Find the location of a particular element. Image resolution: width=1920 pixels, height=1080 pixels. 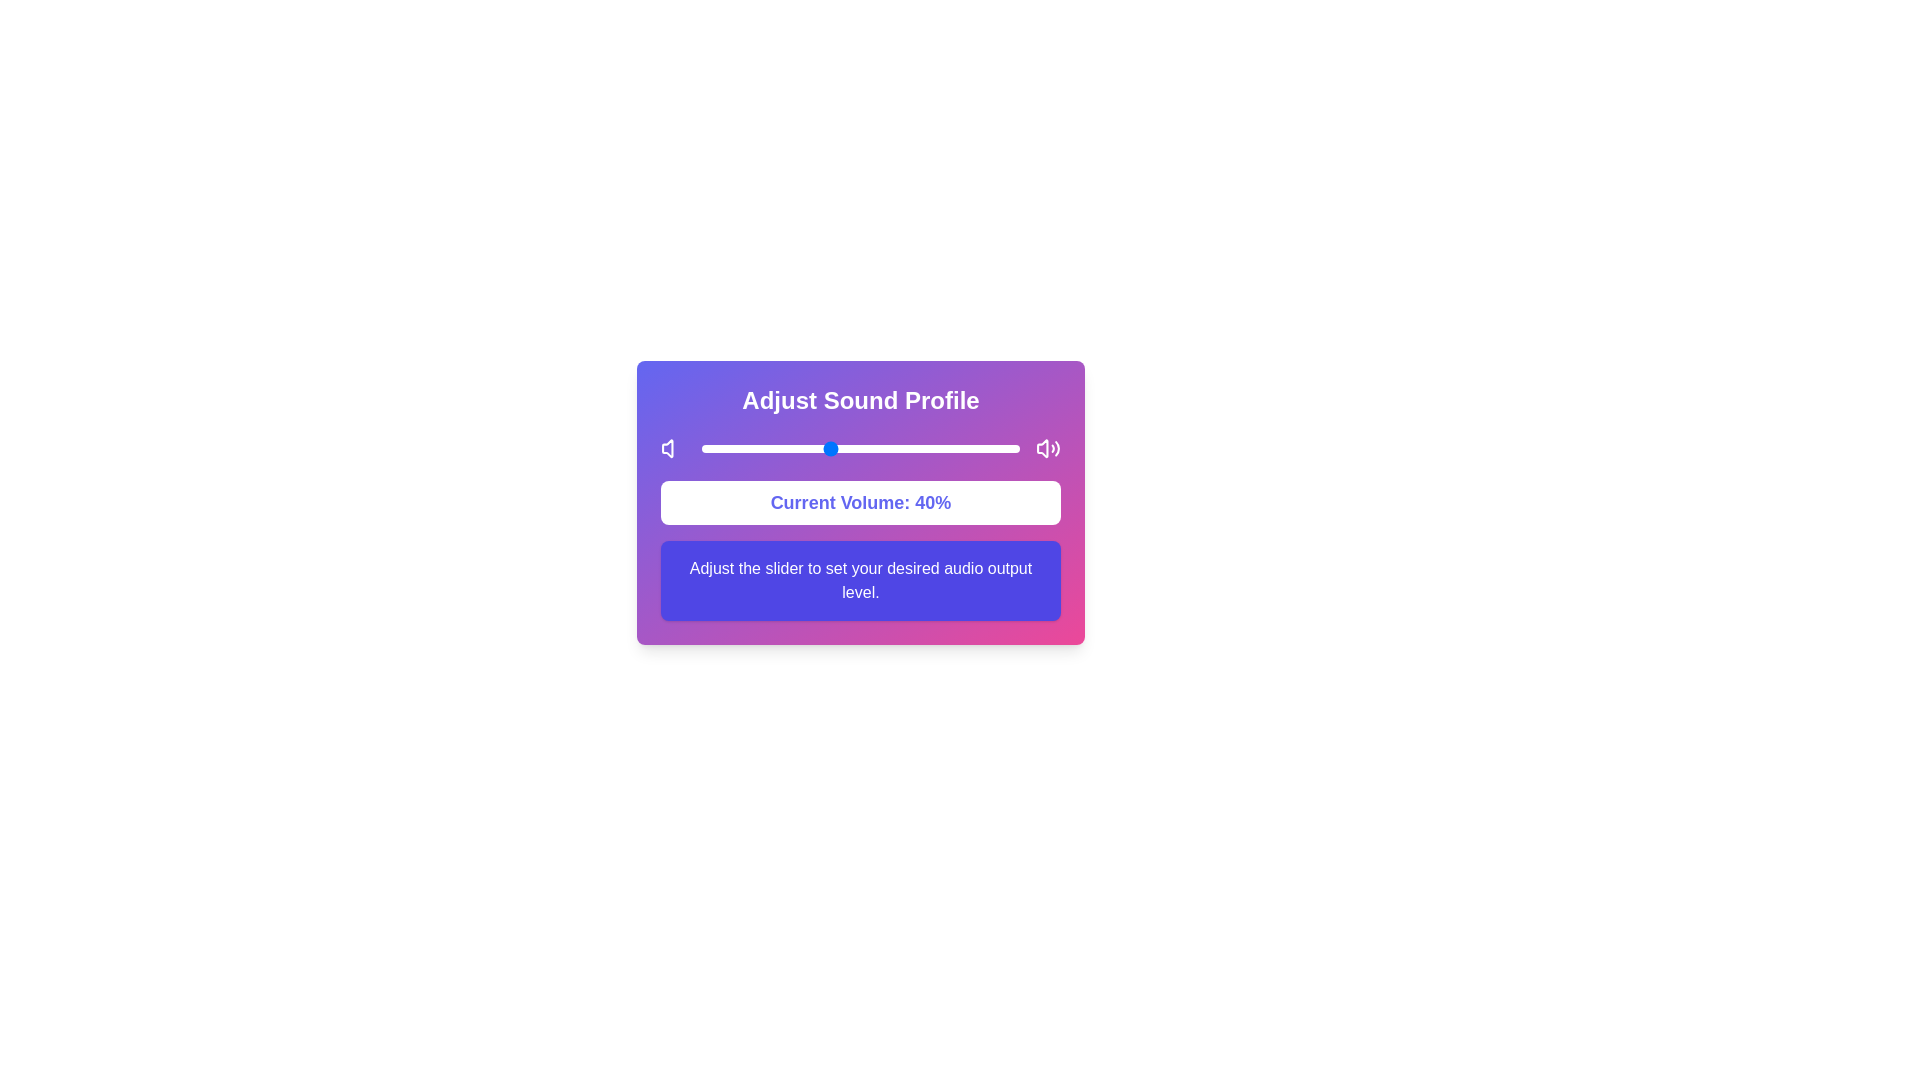

the slider to set the sound level to 78 is located at coordinates (948, 447).